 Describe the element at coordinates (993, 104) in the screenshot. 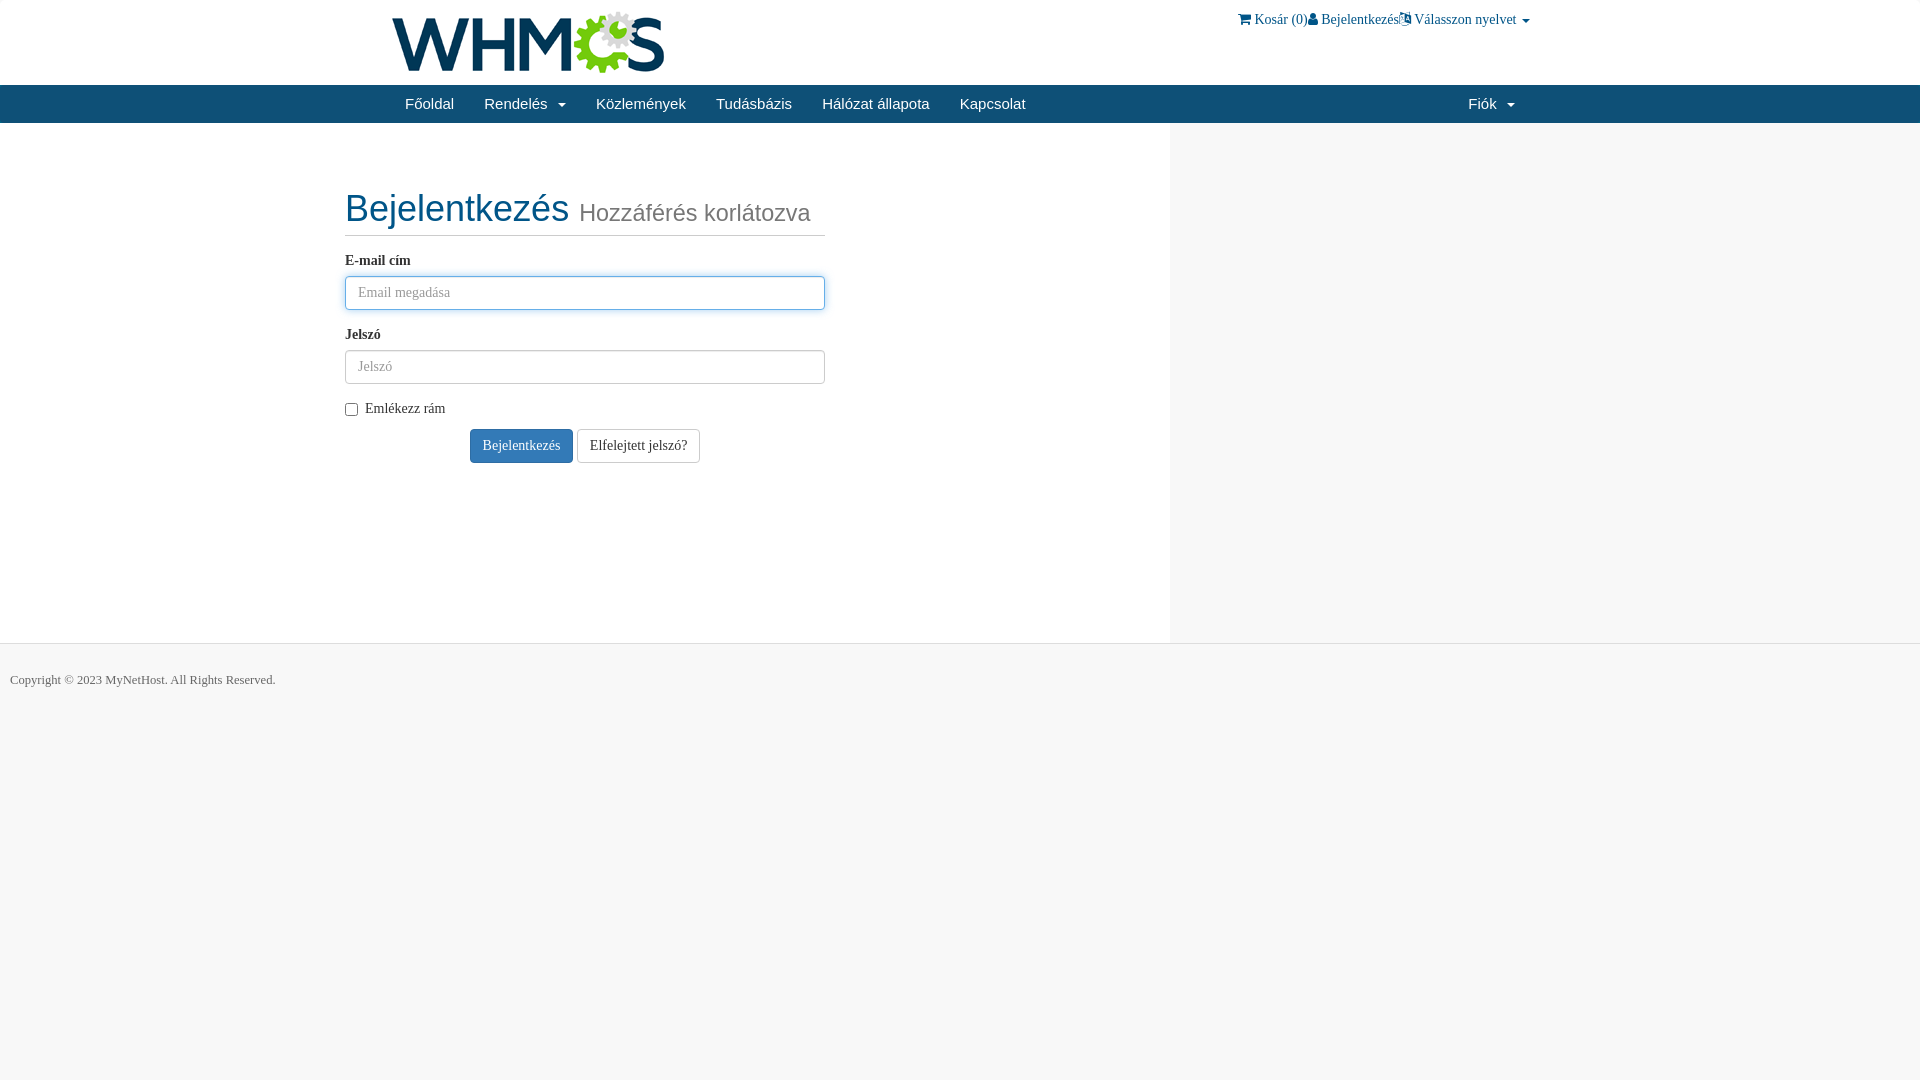

I see `'Kapcsolat'` at that location.